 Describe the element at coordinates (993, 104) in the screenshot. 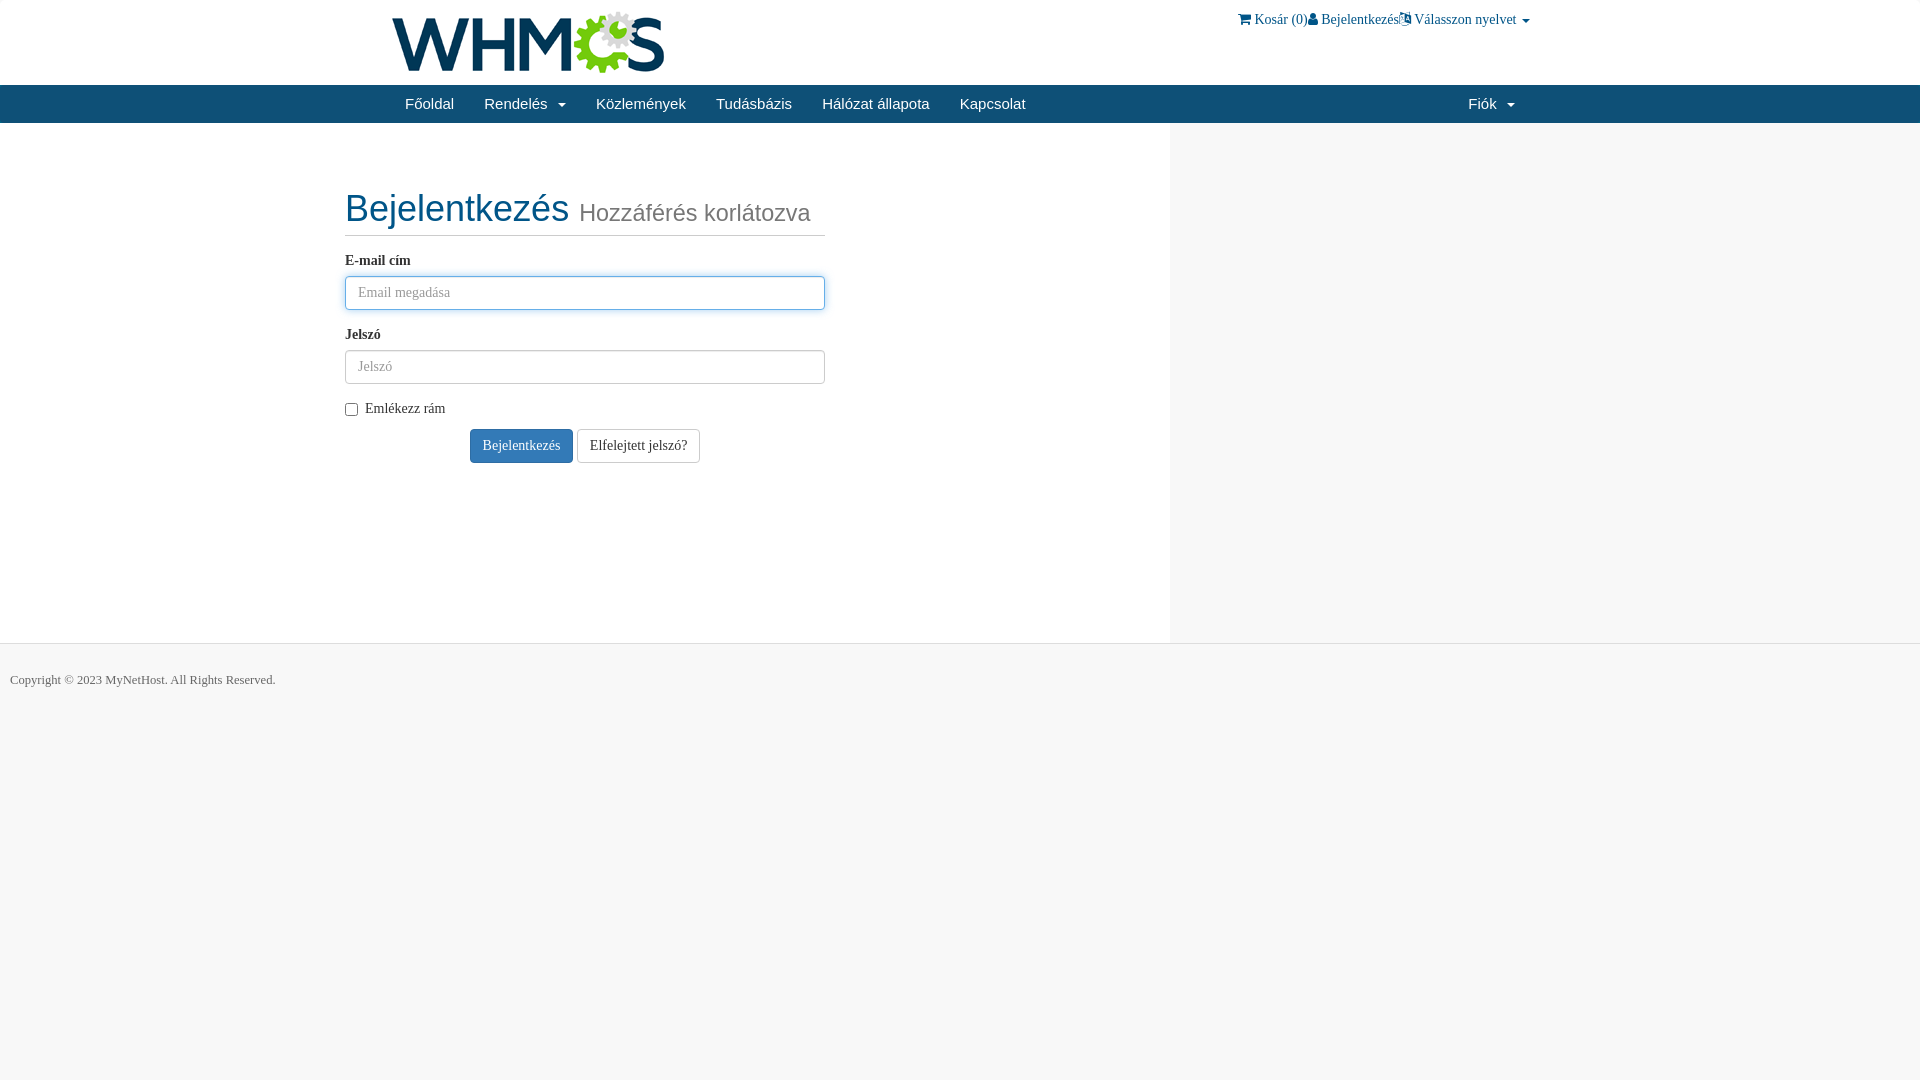

I see `'Kapcsolat'` at that location.